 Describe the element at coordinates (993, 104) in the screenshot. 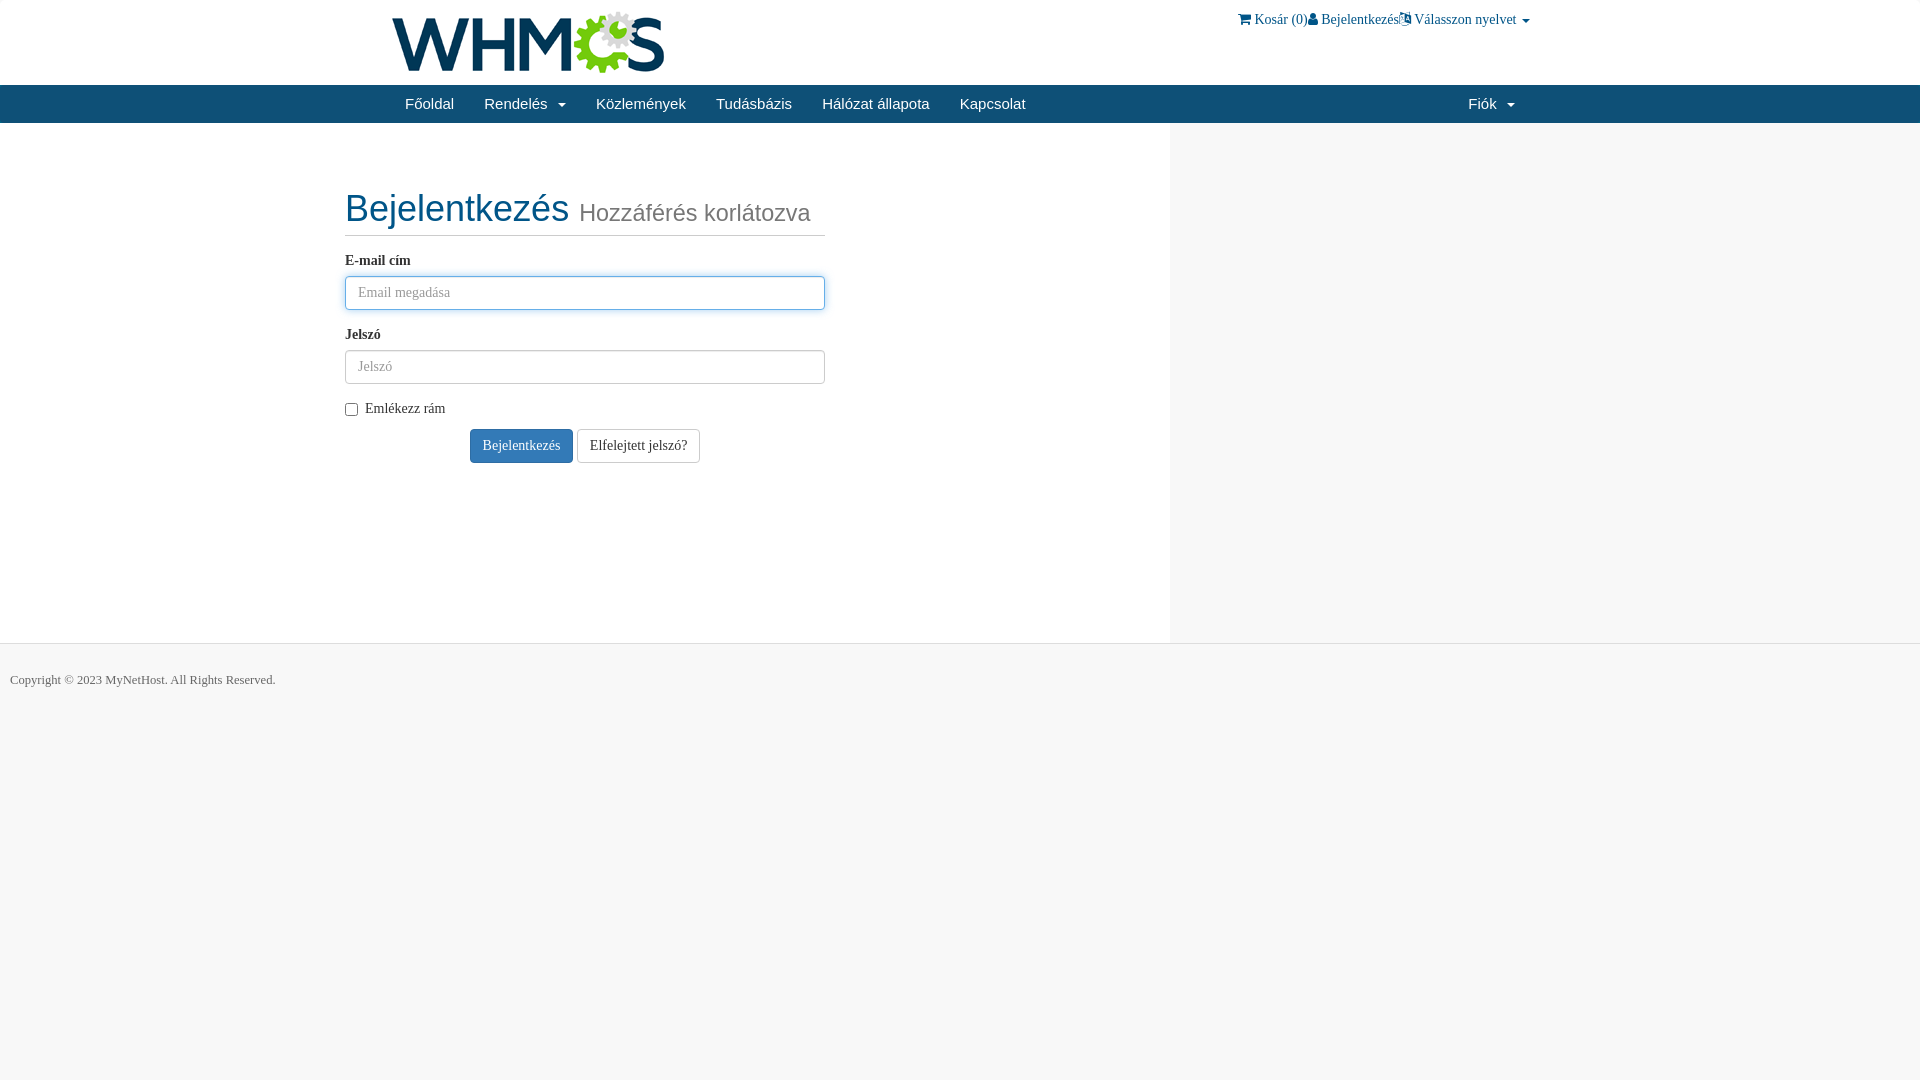

I see `'Kapcsolat'` at that location.